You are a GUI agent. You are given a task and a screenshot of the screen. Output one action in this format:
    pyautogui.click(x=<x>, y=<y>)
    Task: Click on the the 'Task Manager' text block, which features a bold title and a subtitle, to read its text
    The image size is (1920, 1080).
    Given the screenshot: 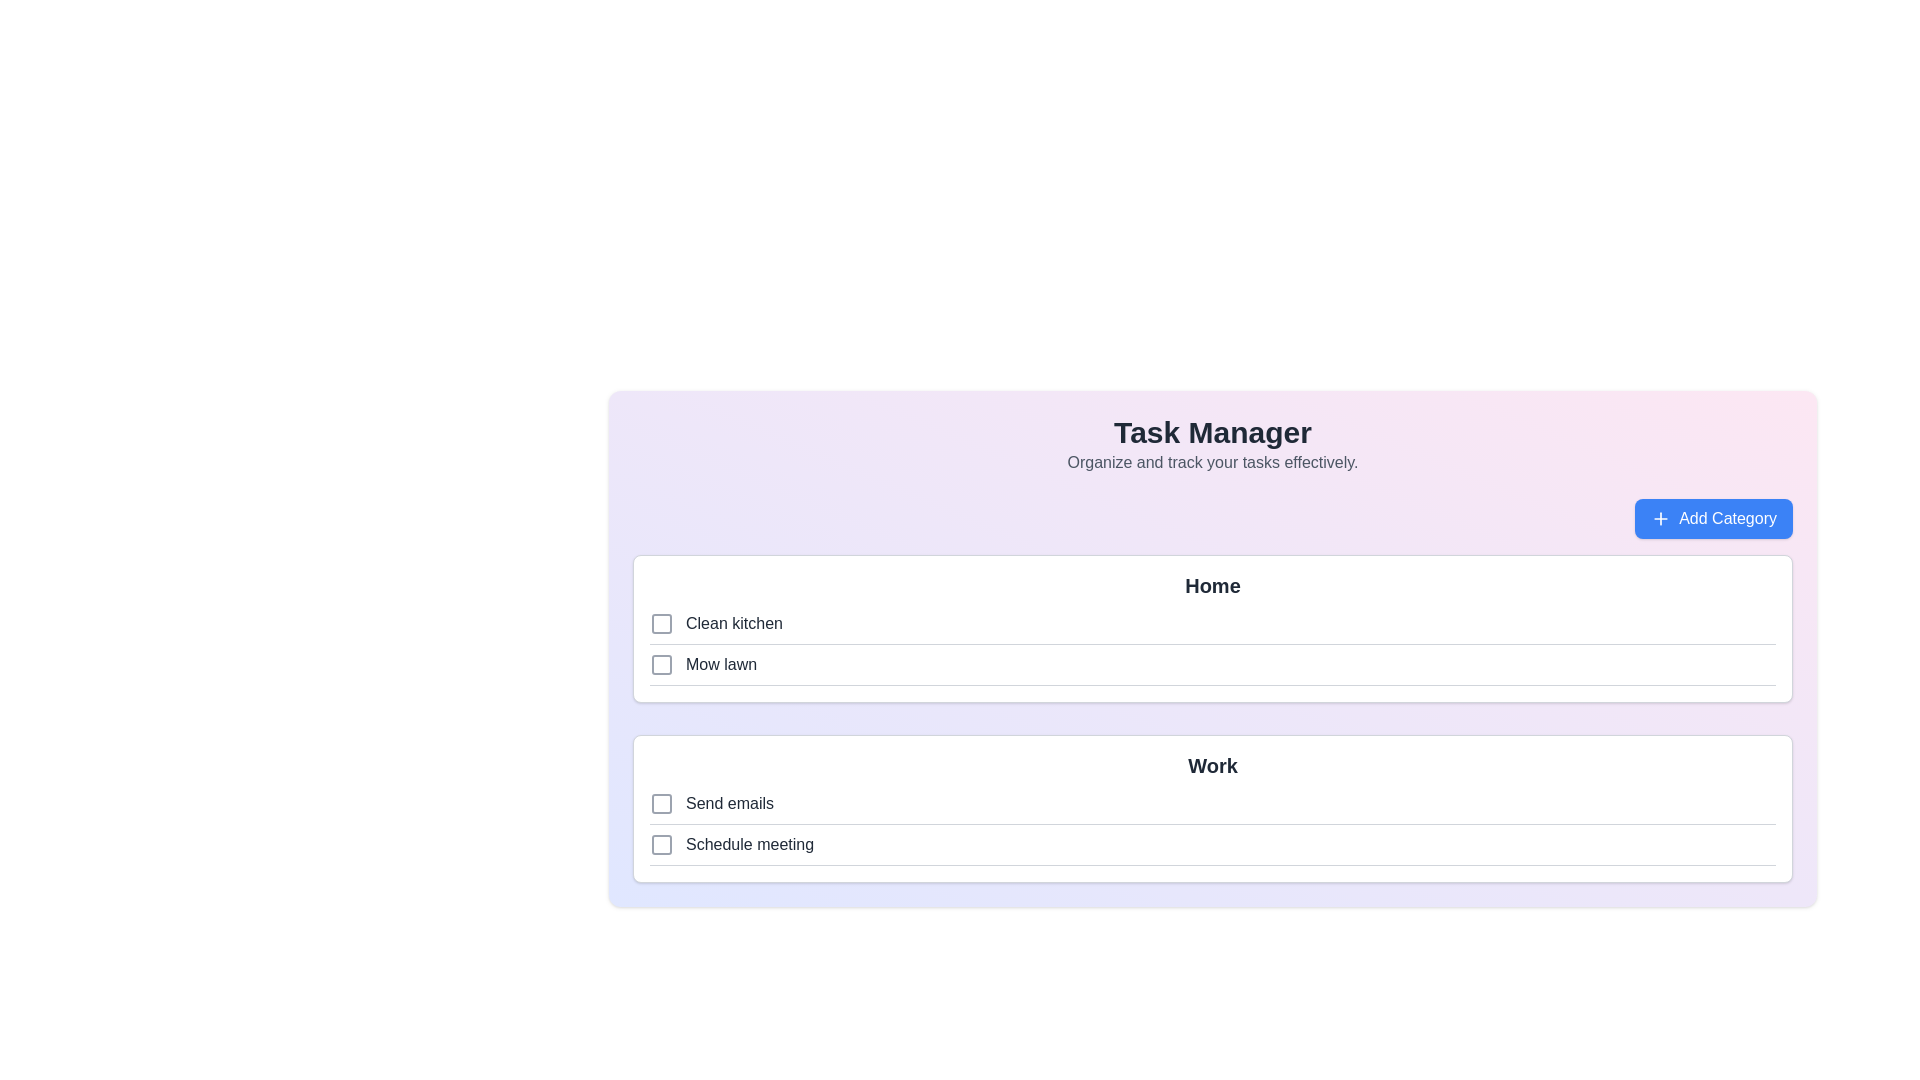 What is the action you would take?
    pyautogui.click(x=1212, y=443)
    